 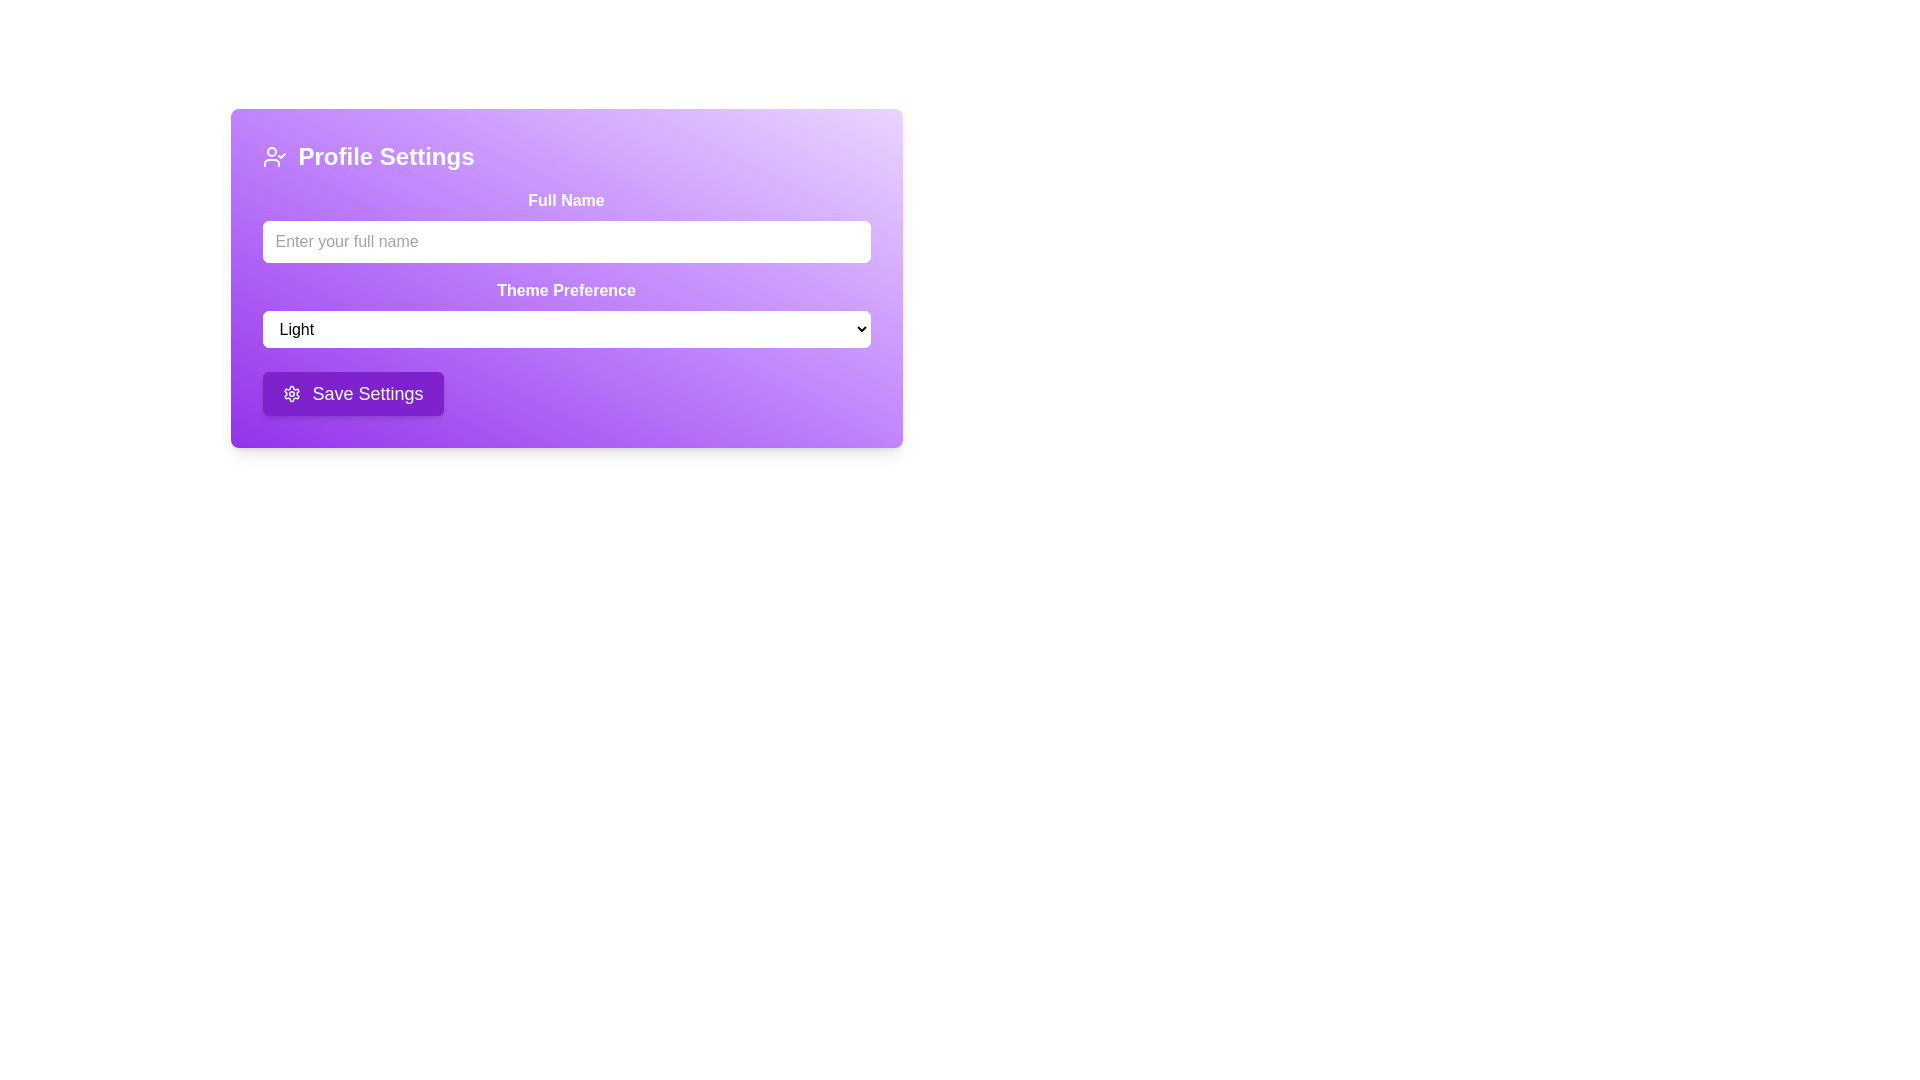 I want to click on the text input field for entering full names located under the 'Profile Settings' section, so click(x=565, y=225).